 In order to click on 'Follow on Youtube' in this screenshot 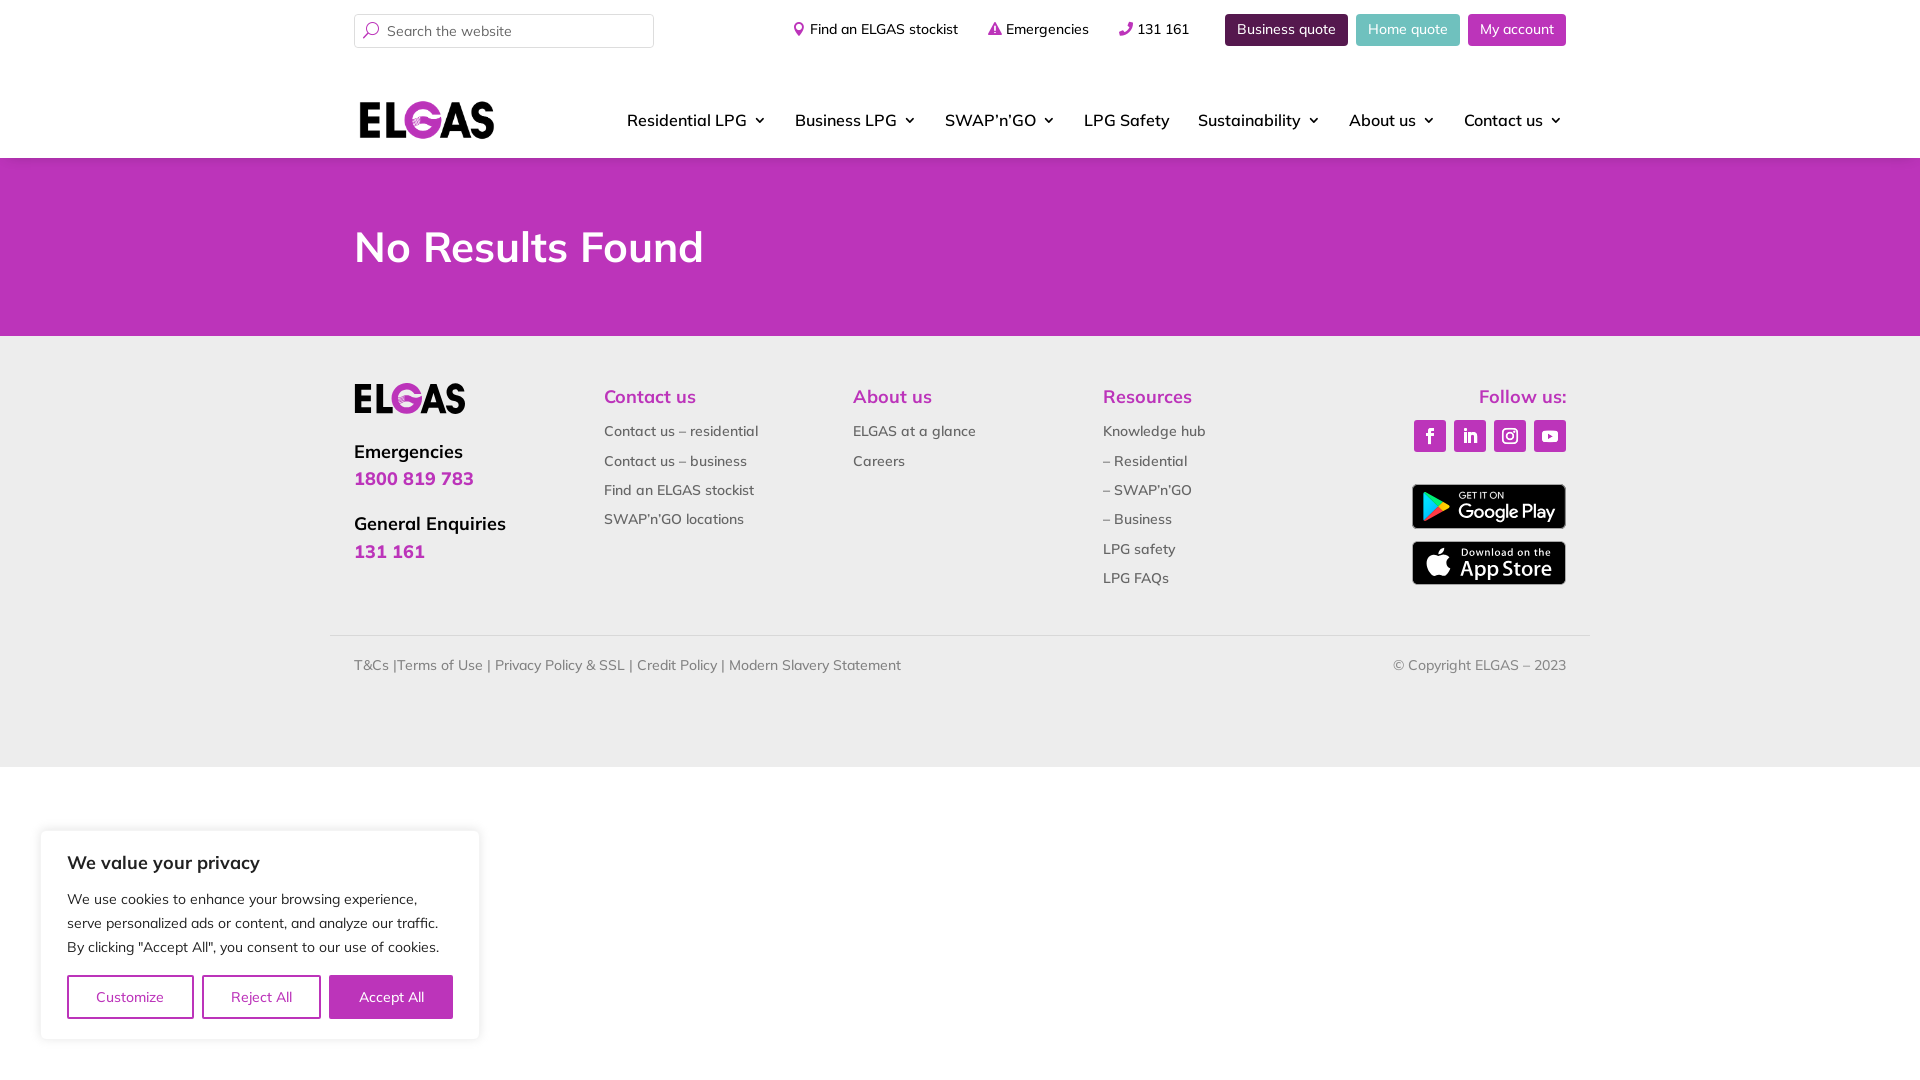, I will do `click(1549, 434)`.